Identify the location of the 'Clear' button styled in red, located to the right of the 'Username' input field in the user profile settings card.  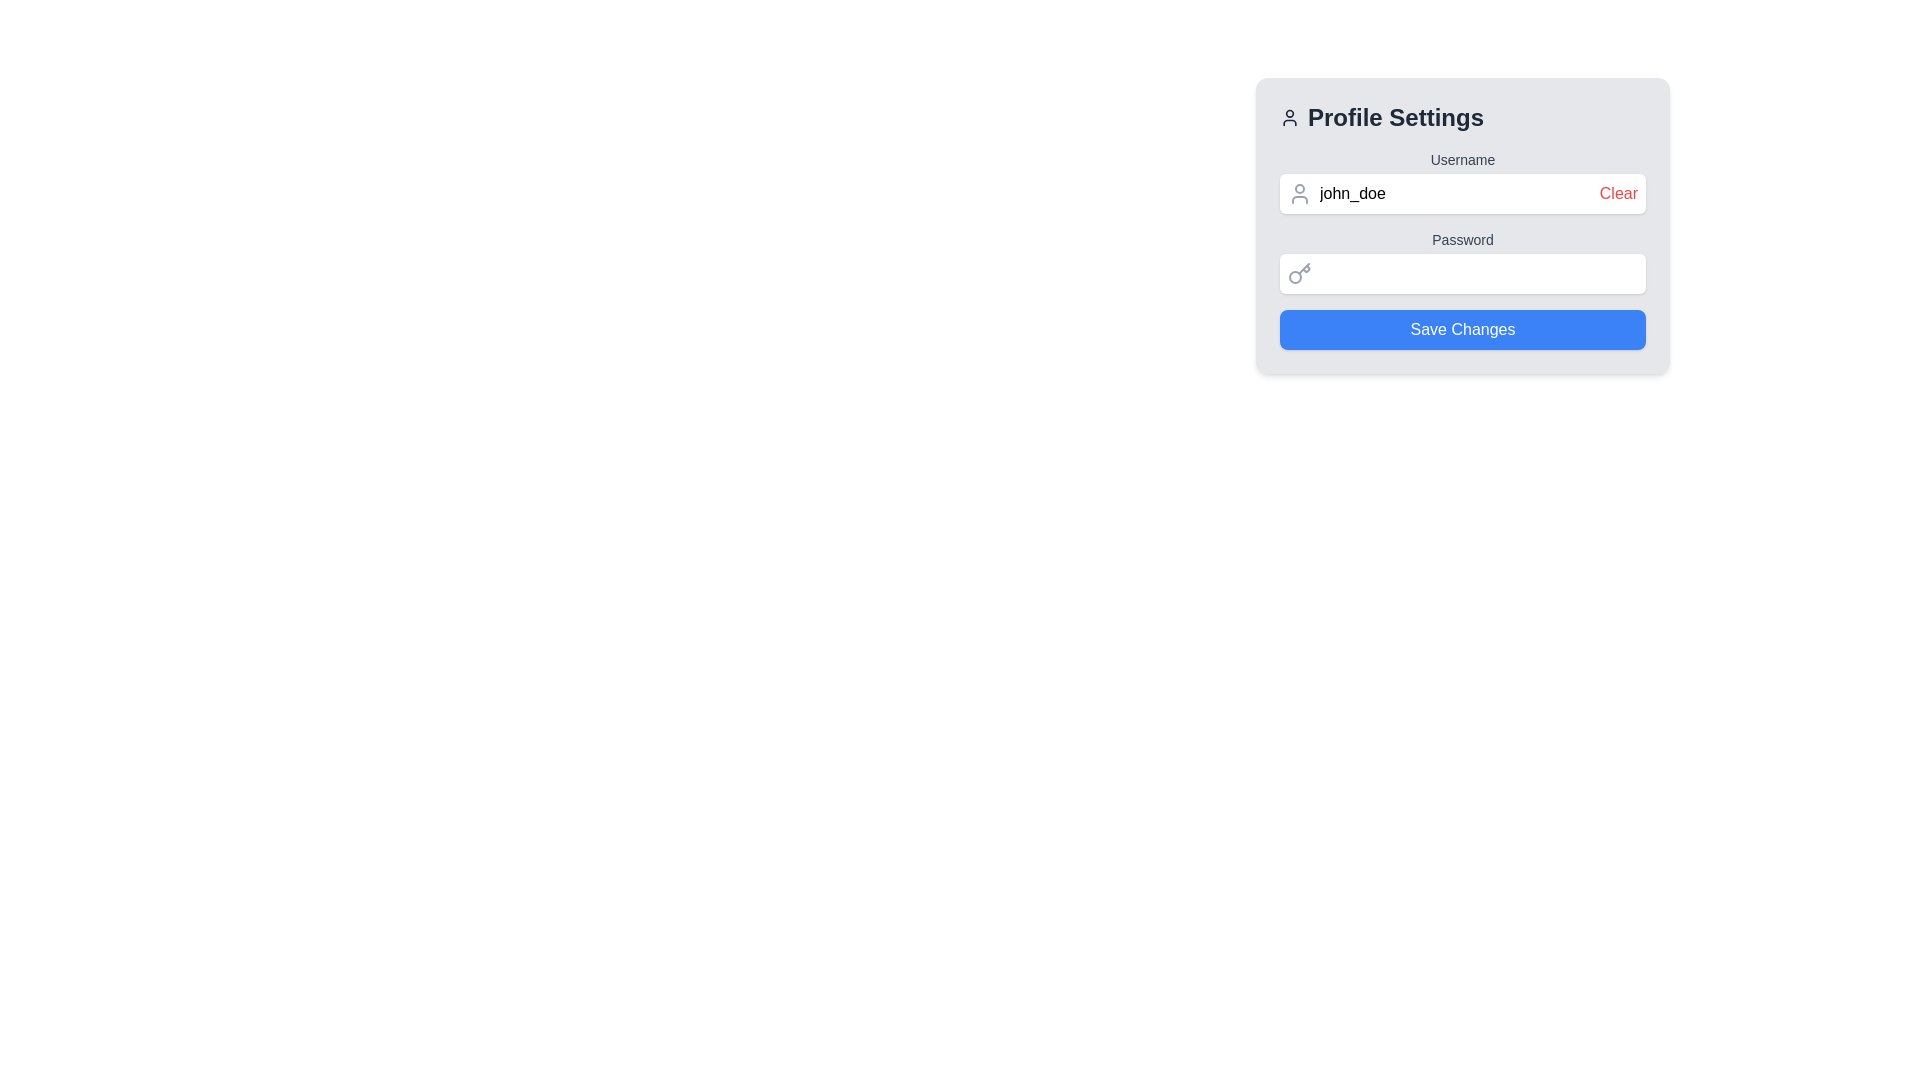
(1618, 193).